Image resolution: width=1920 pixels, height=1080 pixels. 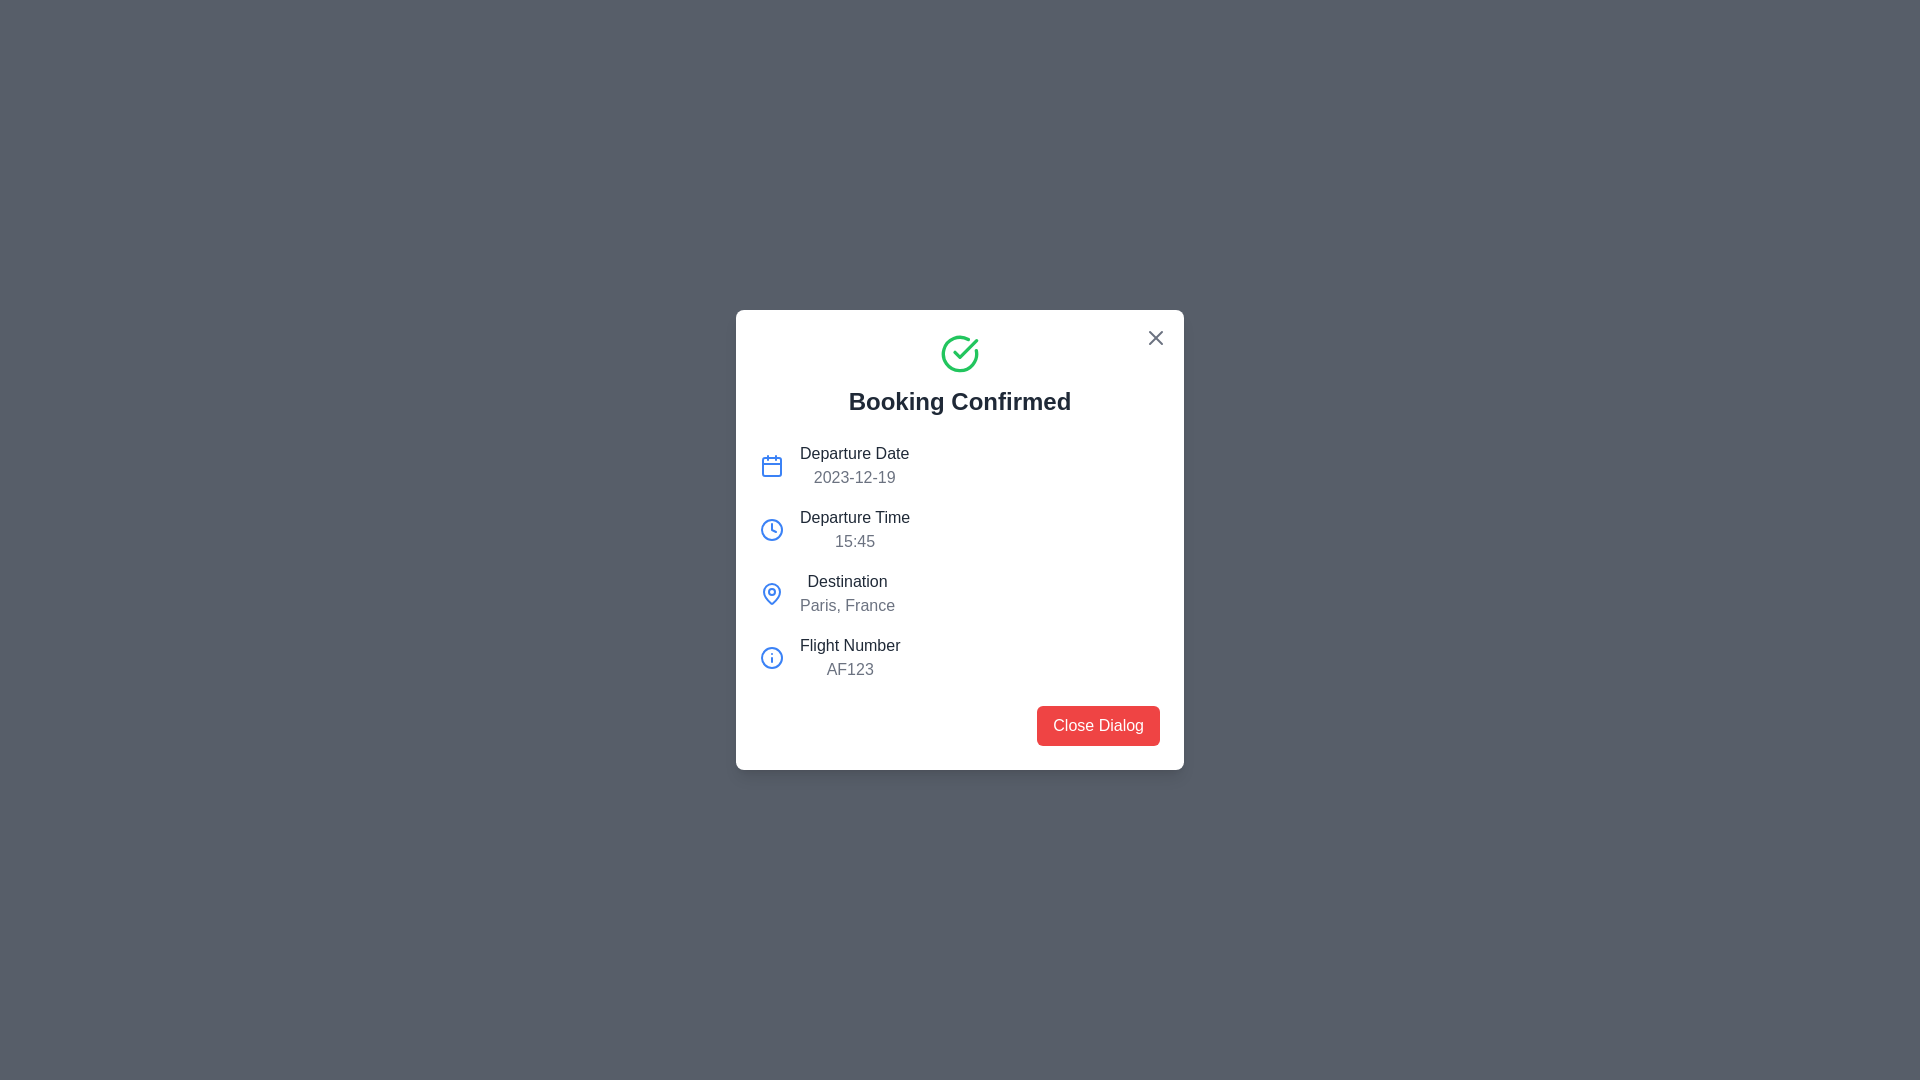 I want to click on the calendar icon located at the top-left corner of the list within the modal, adjacent to the 'Departure Date' text, so click(x=771, y=466).